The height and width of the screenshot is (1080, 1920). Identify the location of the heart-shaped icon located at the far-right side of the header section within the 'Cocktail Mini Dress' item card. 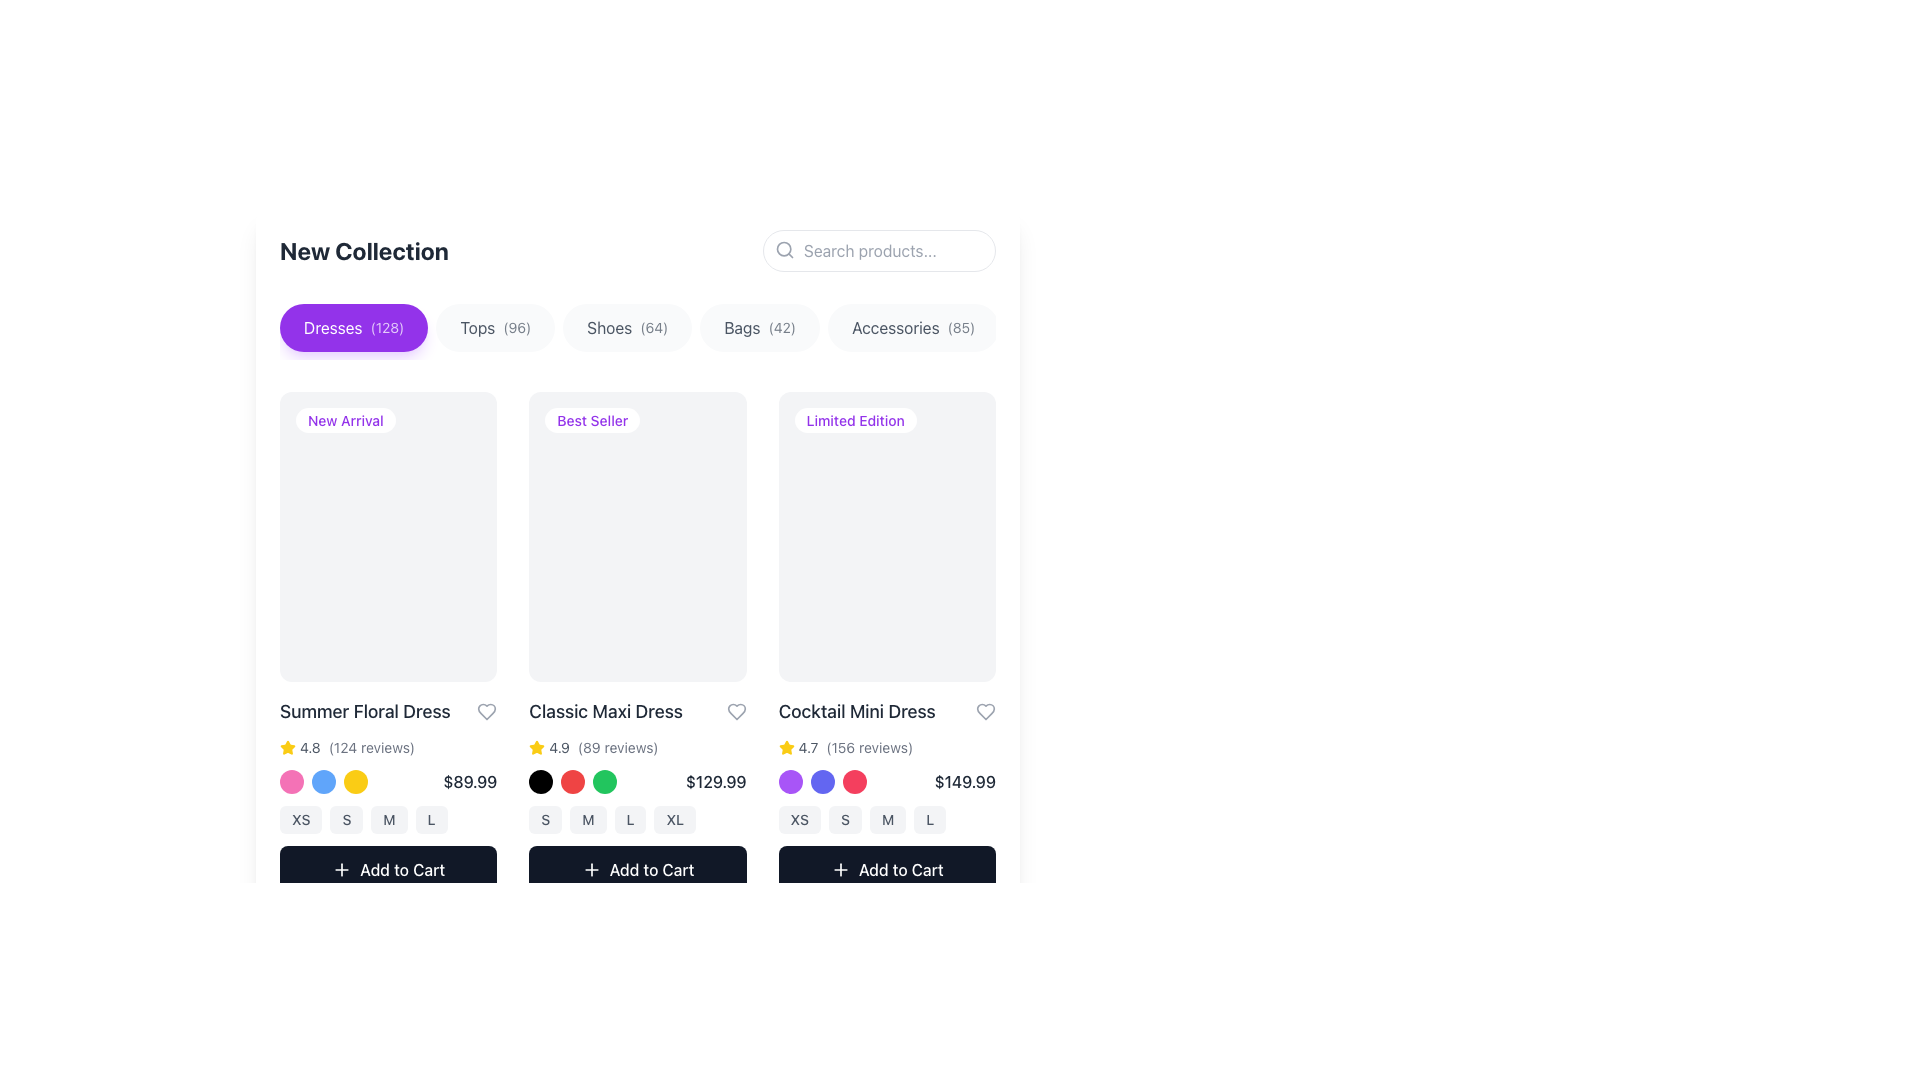
(985, 710).